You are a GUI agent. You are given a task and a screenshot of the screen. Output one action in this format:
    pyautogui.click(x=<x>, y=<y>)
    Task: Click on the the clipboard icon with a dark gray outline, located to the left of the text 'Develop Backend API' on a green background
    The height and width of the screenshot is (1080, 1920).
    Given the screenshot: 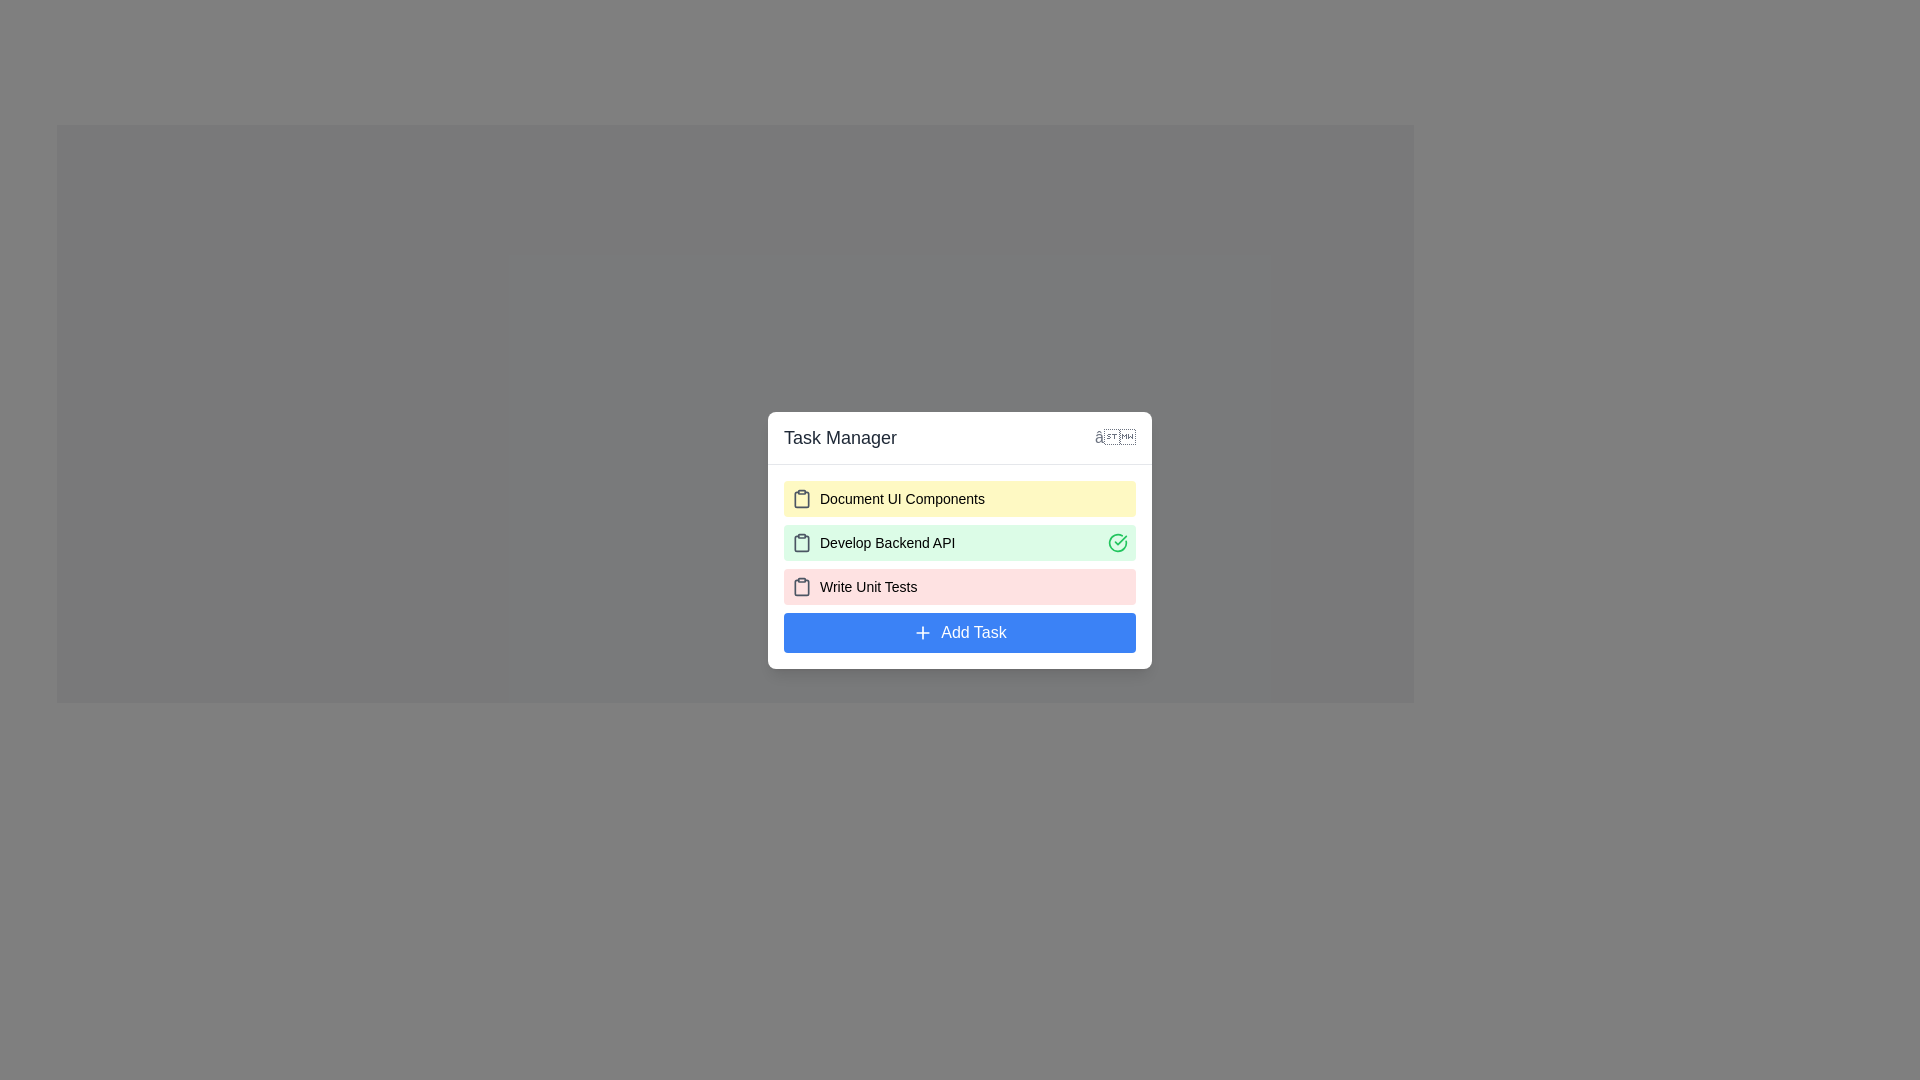 What is the action you would take?
    pyautogui.click(x=801, y=542)
    